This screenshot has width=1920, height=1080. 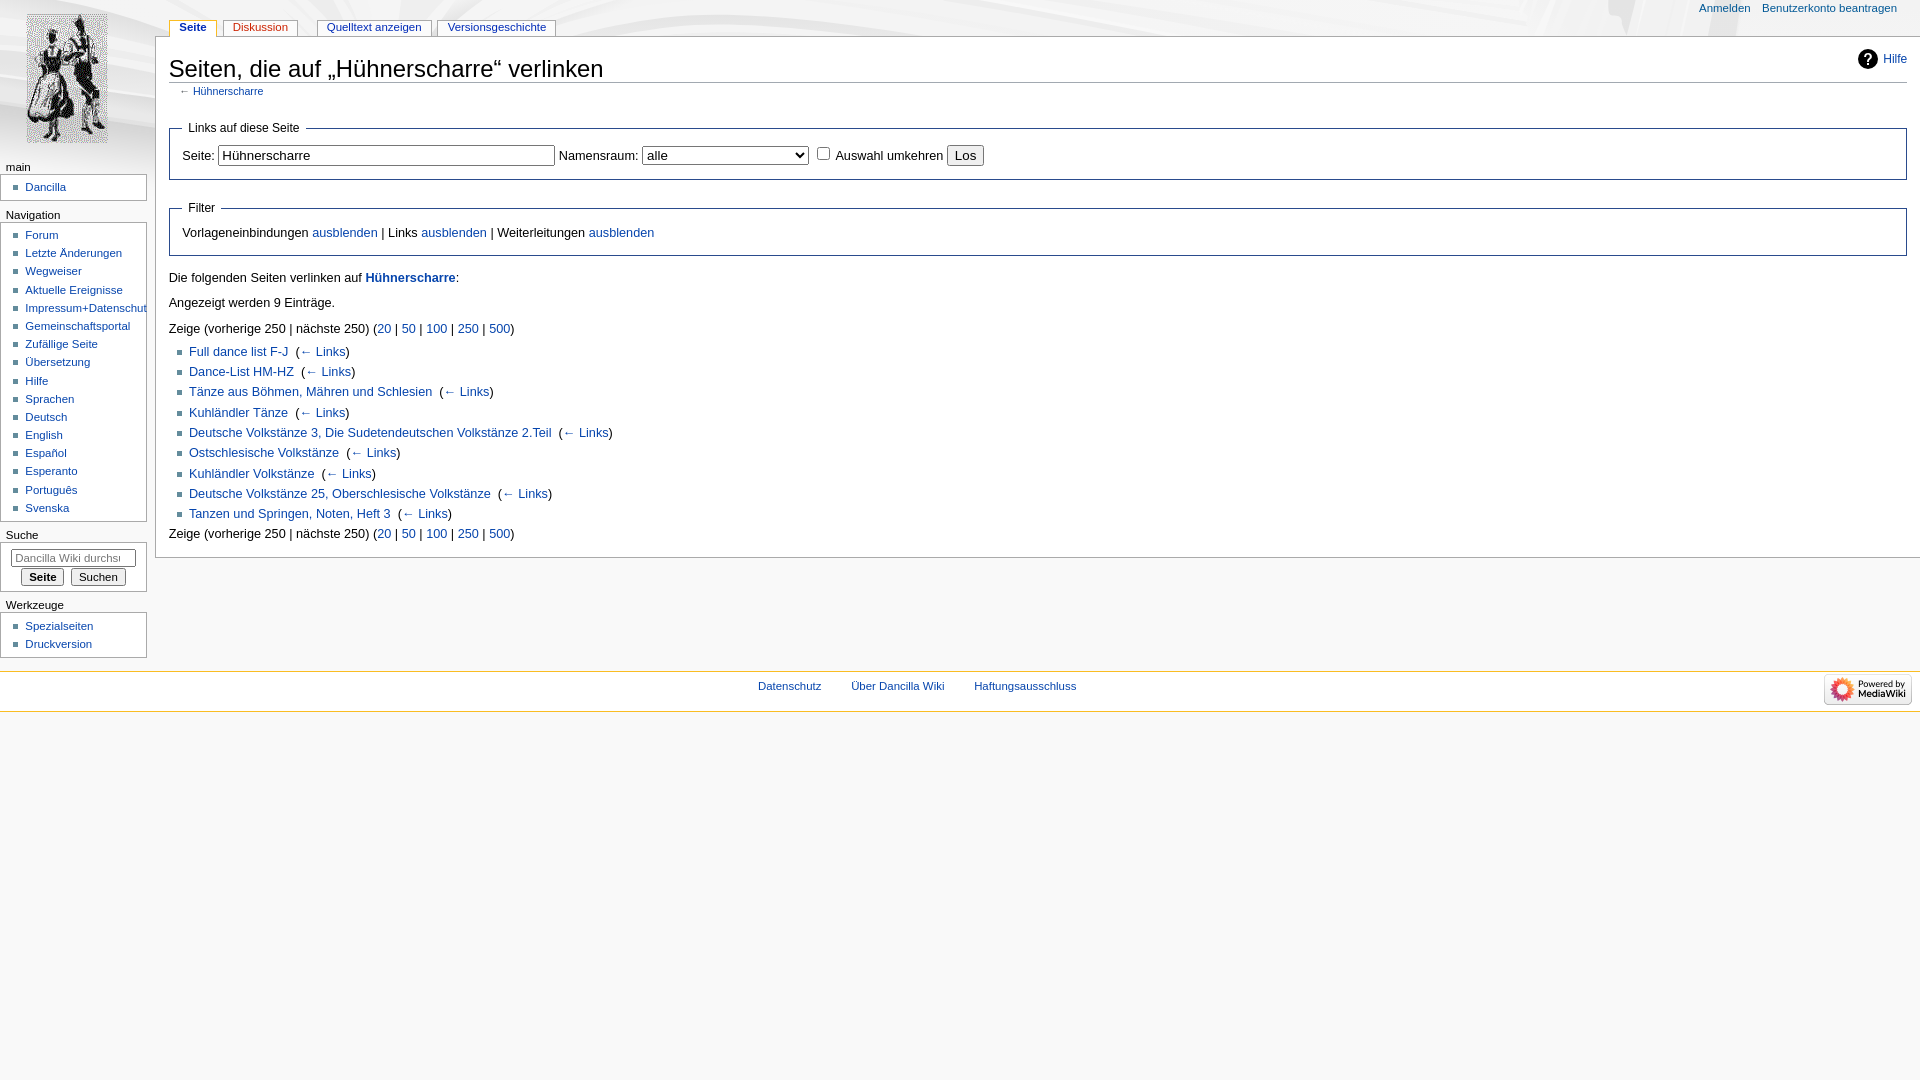 What do you see at coordinates (188, 350) in the screenshot?
I see `'Full dance list F-J'` at bounding box center [188, 350].